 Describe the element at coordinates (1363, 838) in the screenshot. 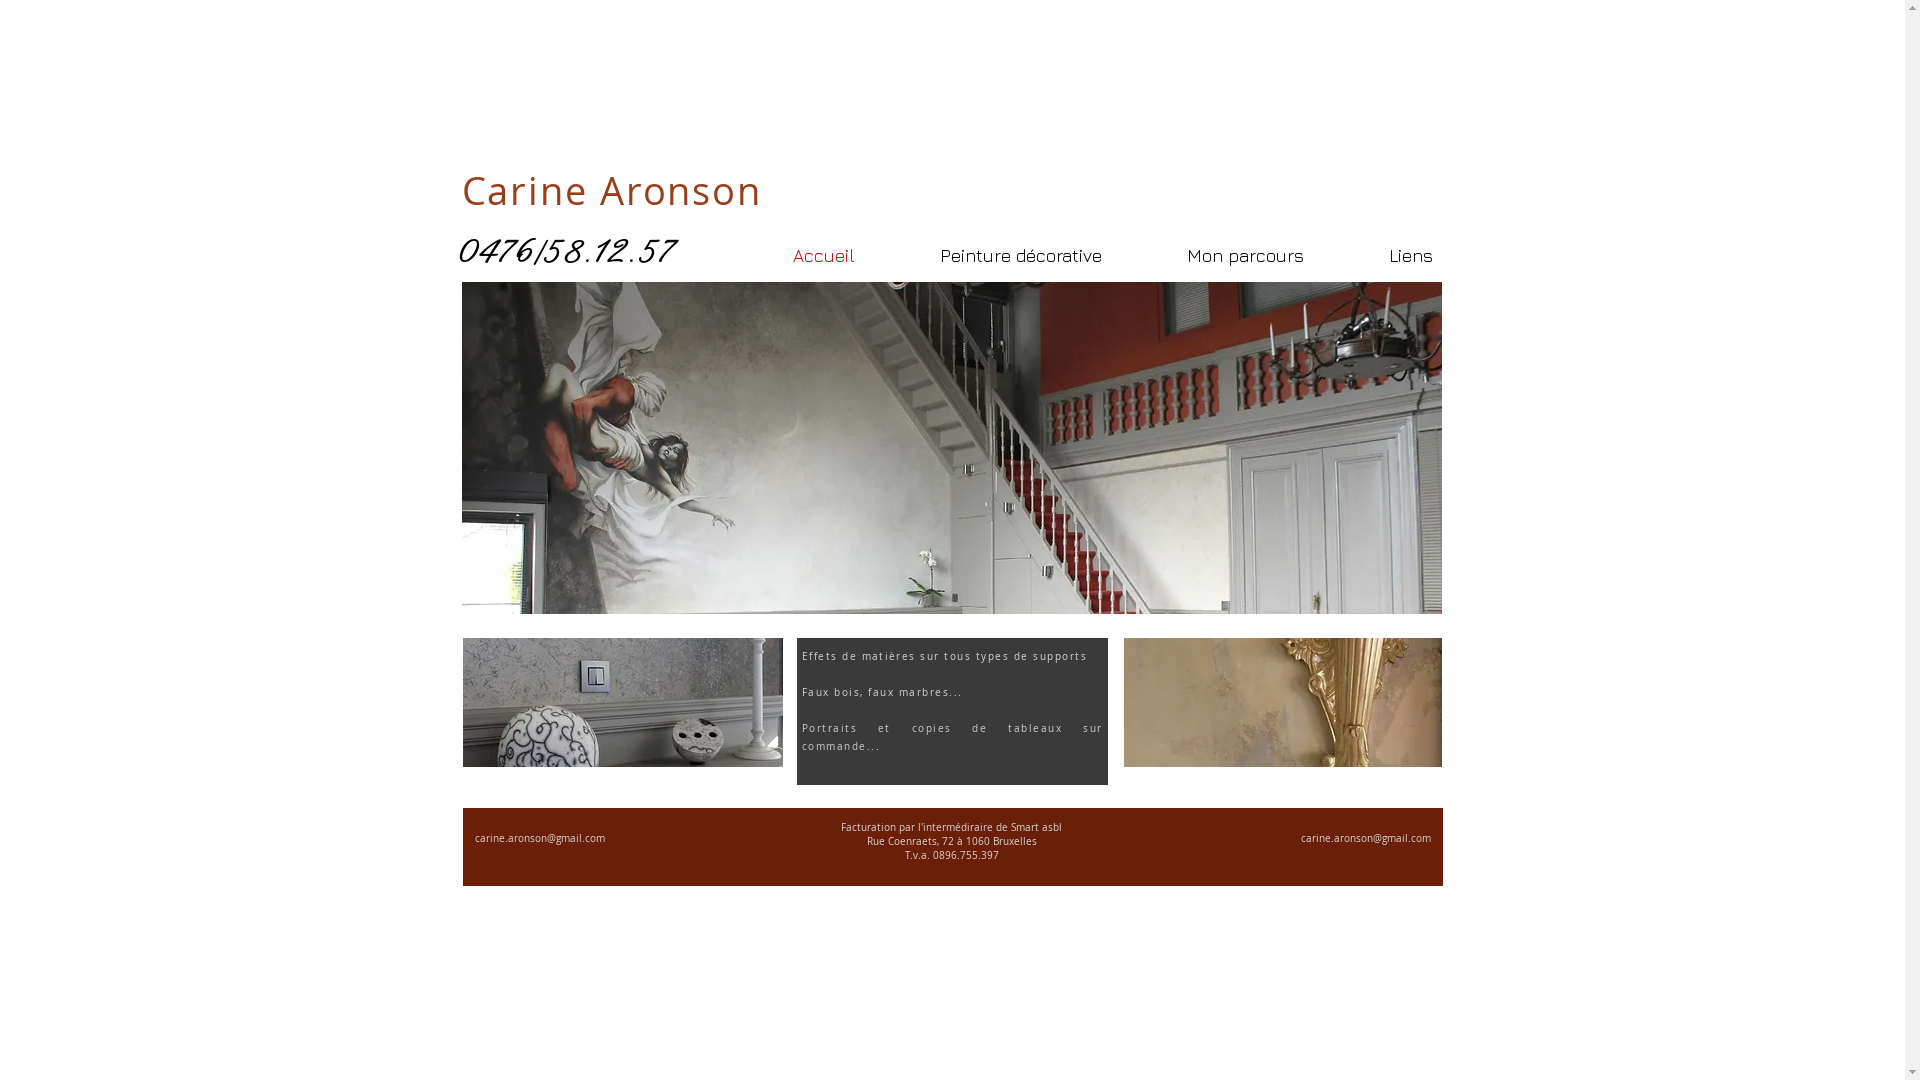

I see `'carine.aronson@gmail.com'` at that location.